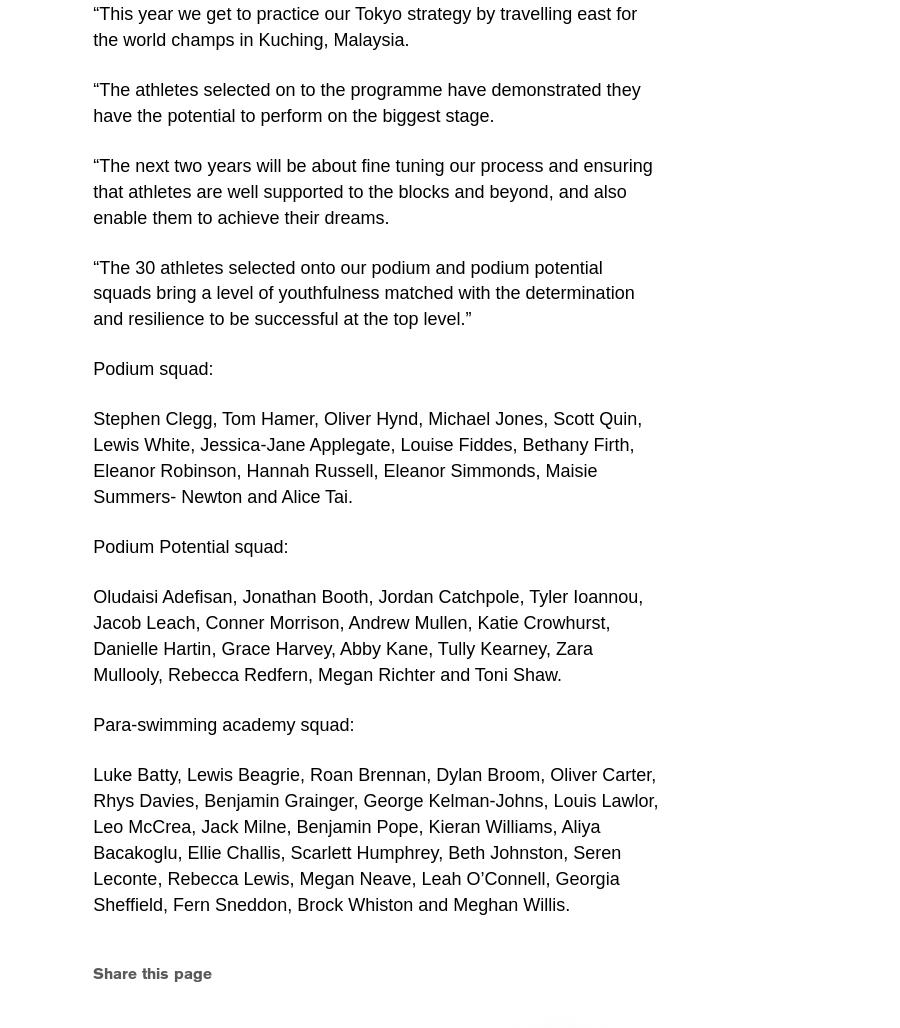 Image resolution: width=900 pixels, height=1028 pixels. Describe the element at coordinates (375, 838) in the screenshot. I see `'Luke Batty, Lewis Beagrie, Roan Brennan, Dylan Broom, Oliver Carter, Rhys Davies, Benjamin Grainger, George Kelman-Johns, Louis Lawlor, Leo McCrea, Jack Milne, Benjamin Pope, Kieran Williams, Aliya Bacakoglu, Ellie Challis, Scarlett Humphrey, Beth Johnston, Seren Leconte, Rebecca Lewis, Megan Neave, Leah O’Connell, Georgia Sheffield, Fern Sneddon, Brock Whiston and Meghan Willis.'` at that location.